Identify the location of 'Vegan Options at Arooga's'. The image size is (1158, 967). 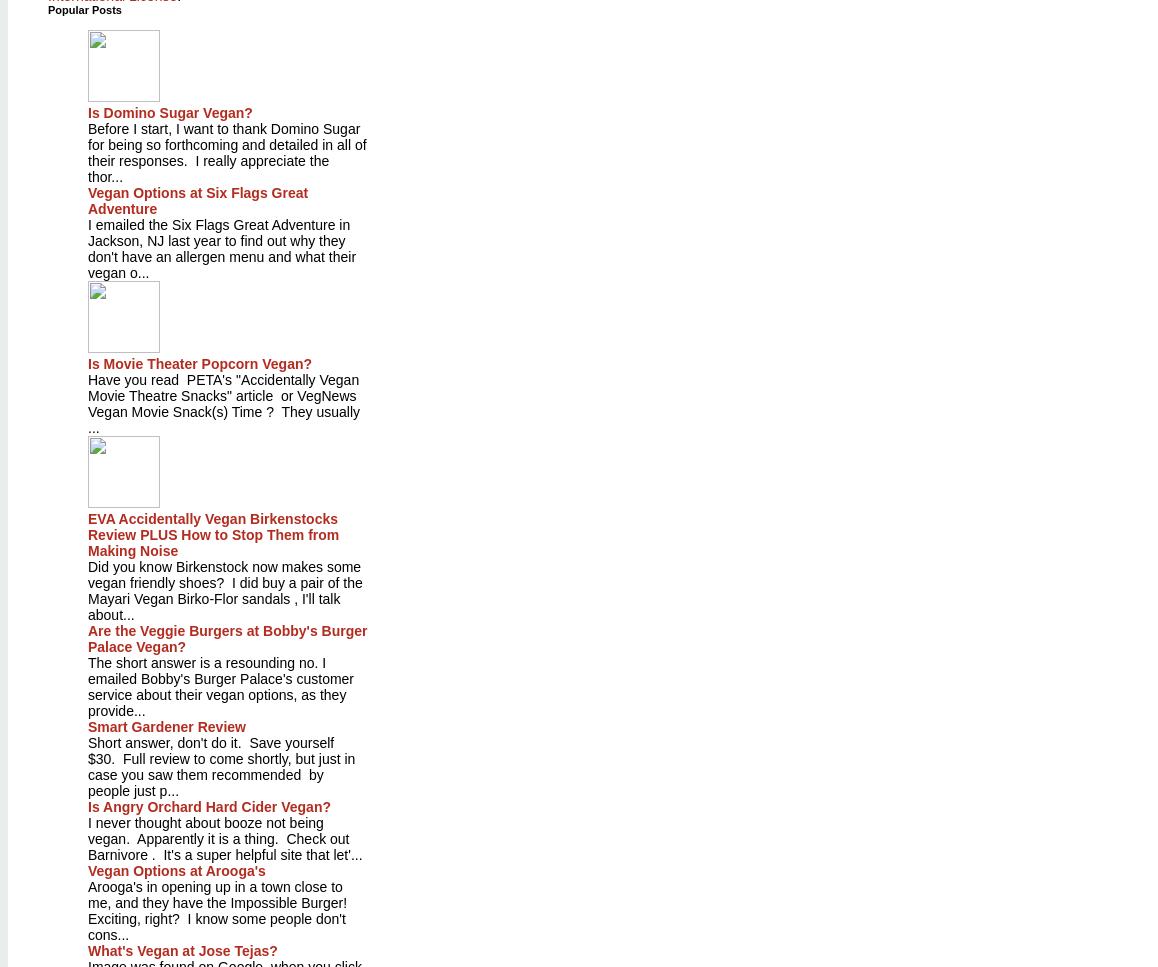
(176, 869).